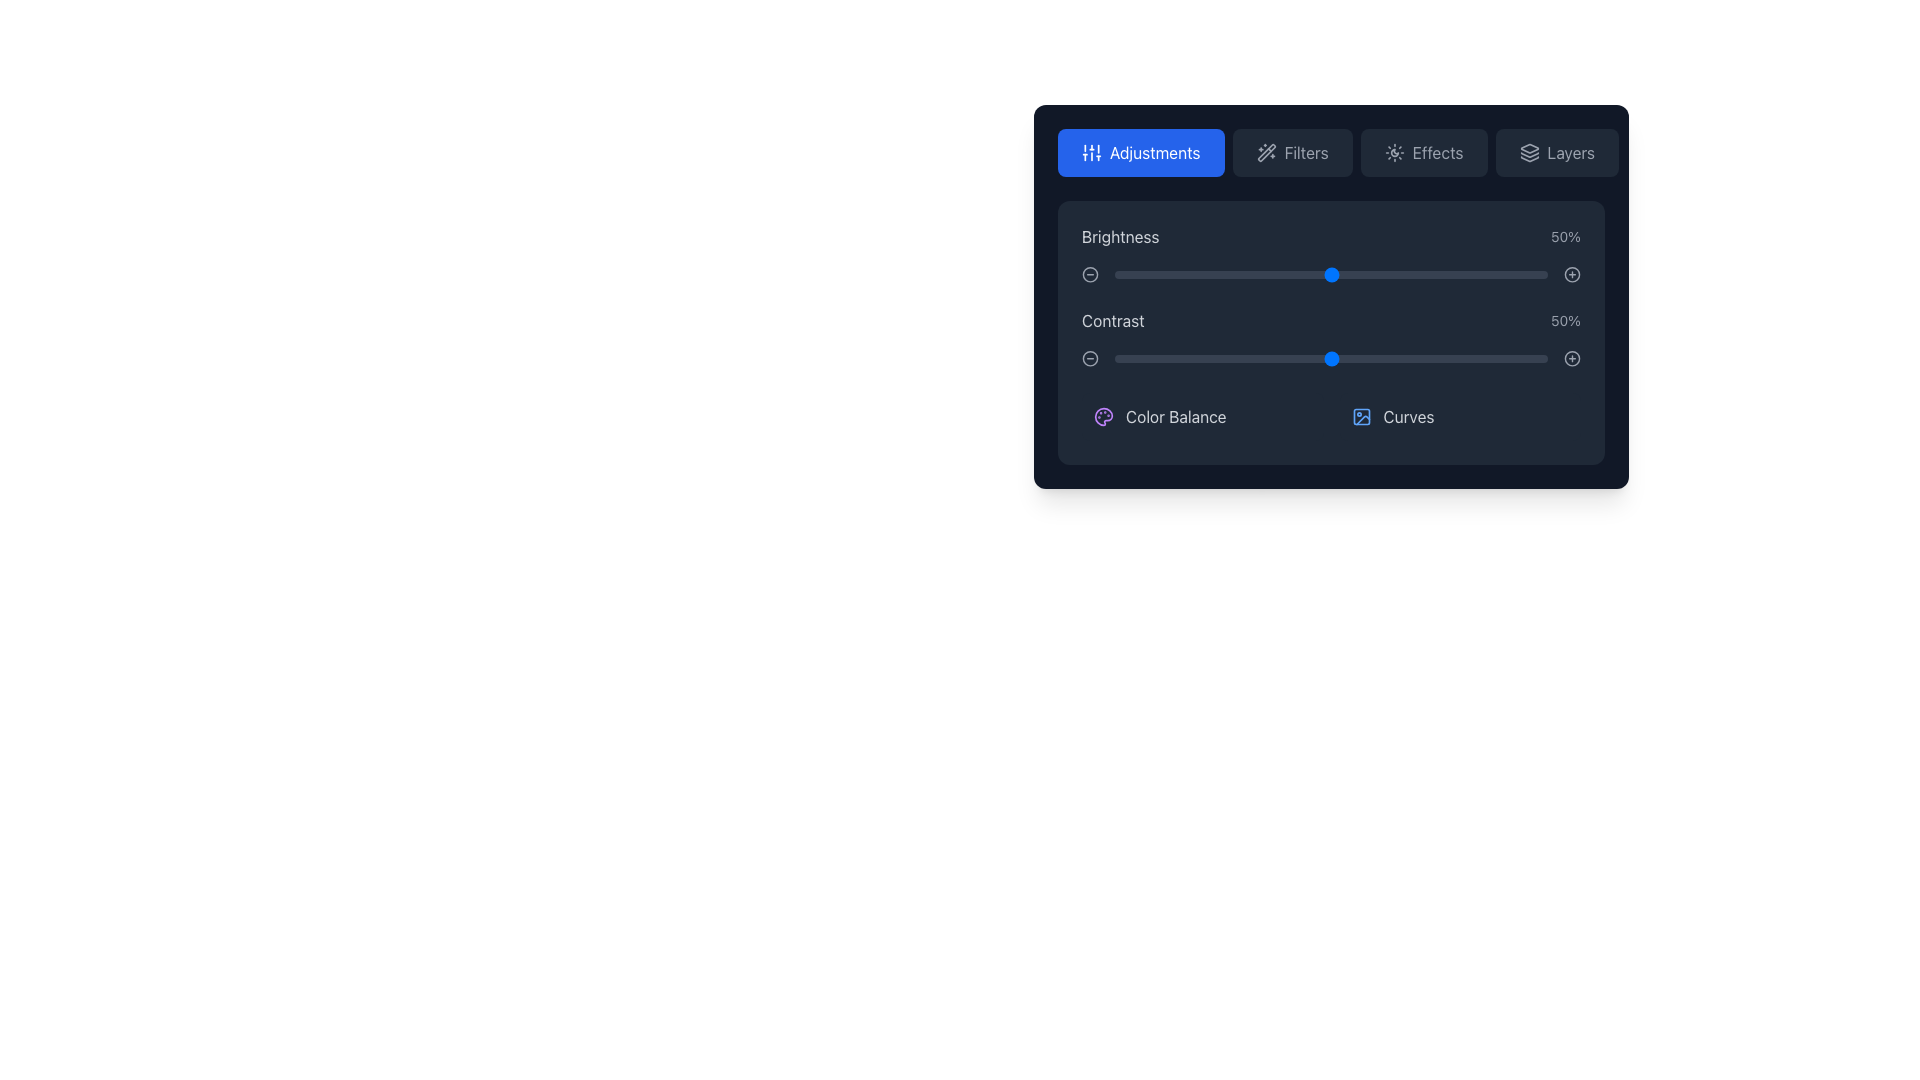 The height and width of the screenshot is (1080, 1920). What do you see at coordinates (1407, 415) in the screenshot?
I see `the fifth Label element in the lower part of the panel that serves as an identifier for an option related to image manipulation` at bounding box center [1407, 415].